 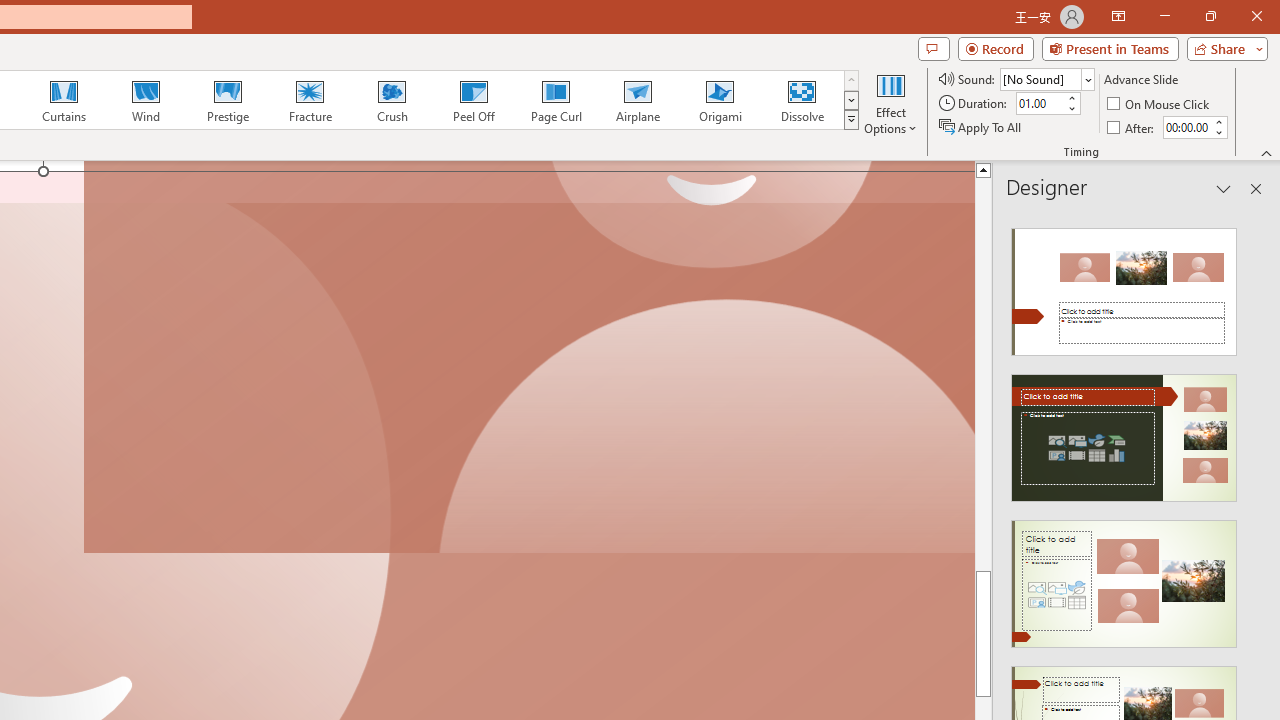 I want to click on 'Duration', so click(x=1040, y=103).